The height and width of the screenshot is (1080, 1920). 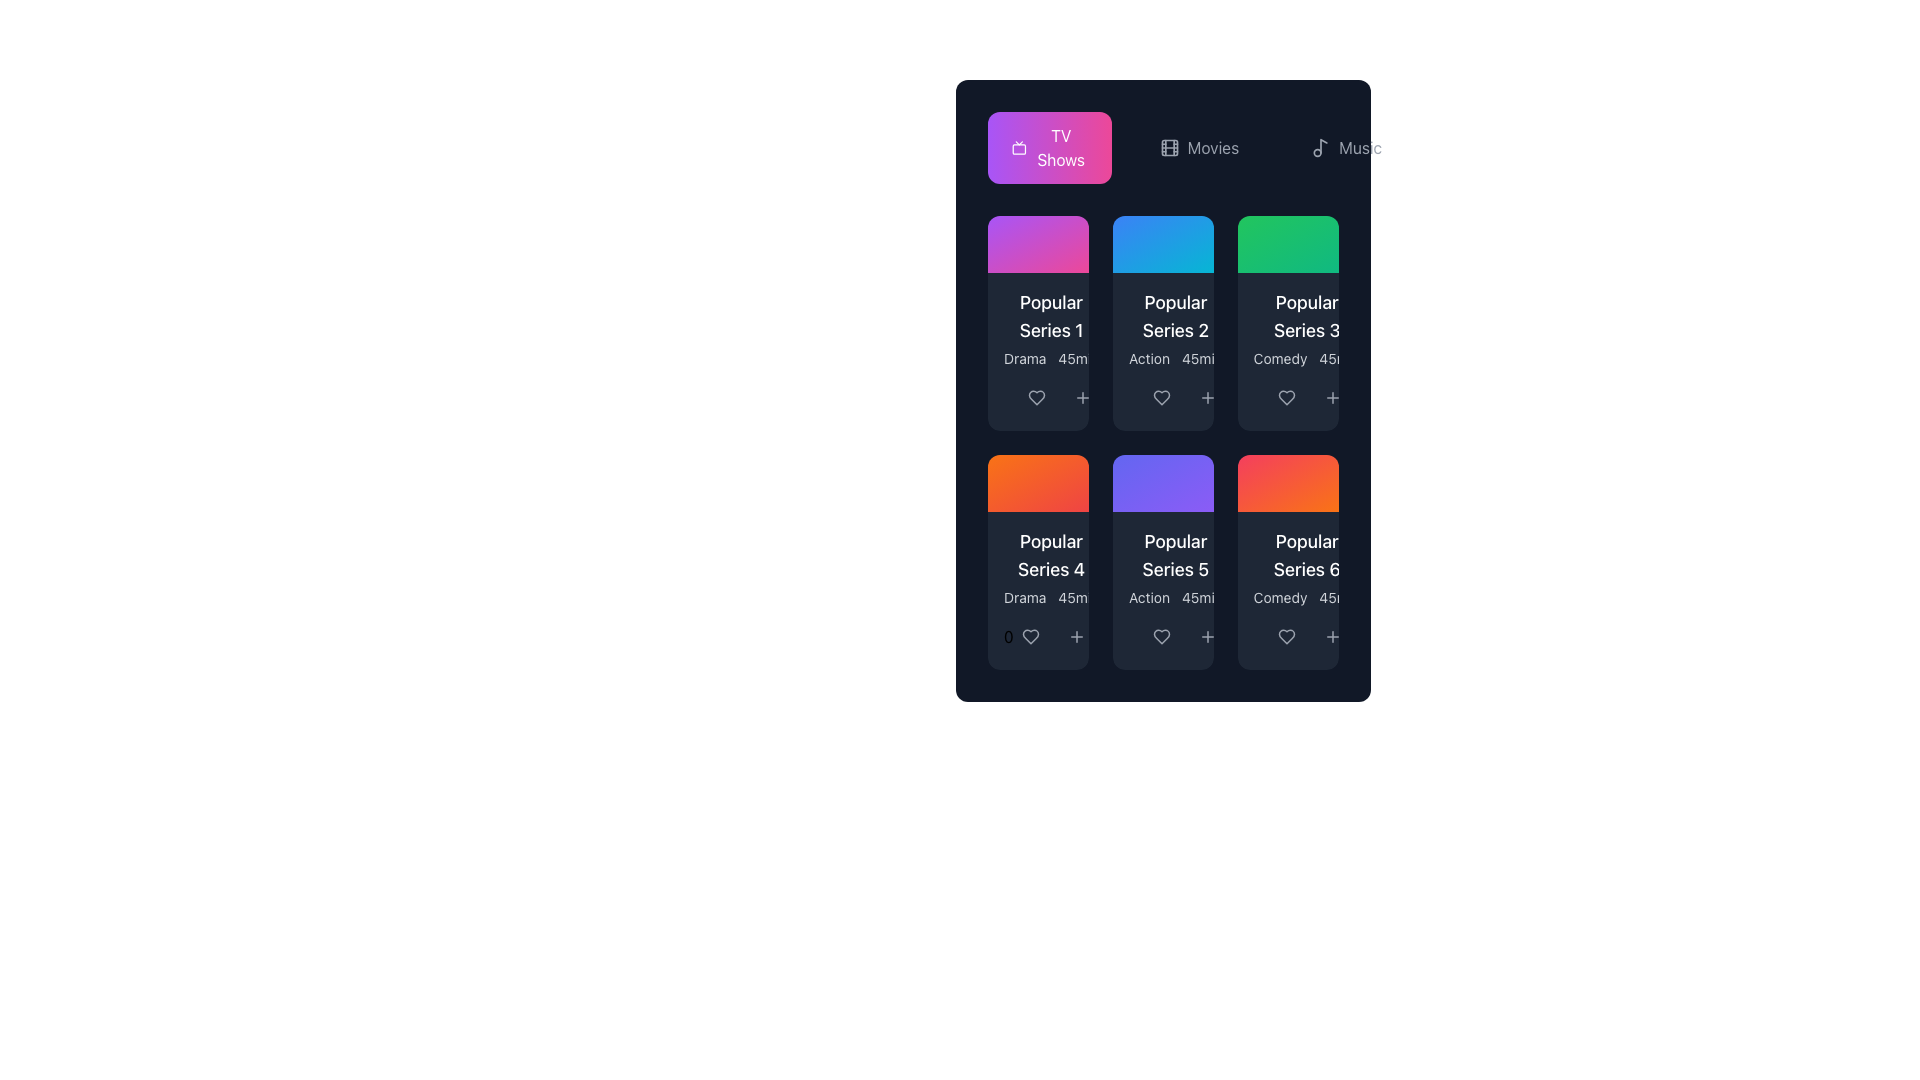 I want to click on the decorative background area of the third card in the grid of popular series cards located in the top-right portion of the grid, so click(x=1288, y=243).